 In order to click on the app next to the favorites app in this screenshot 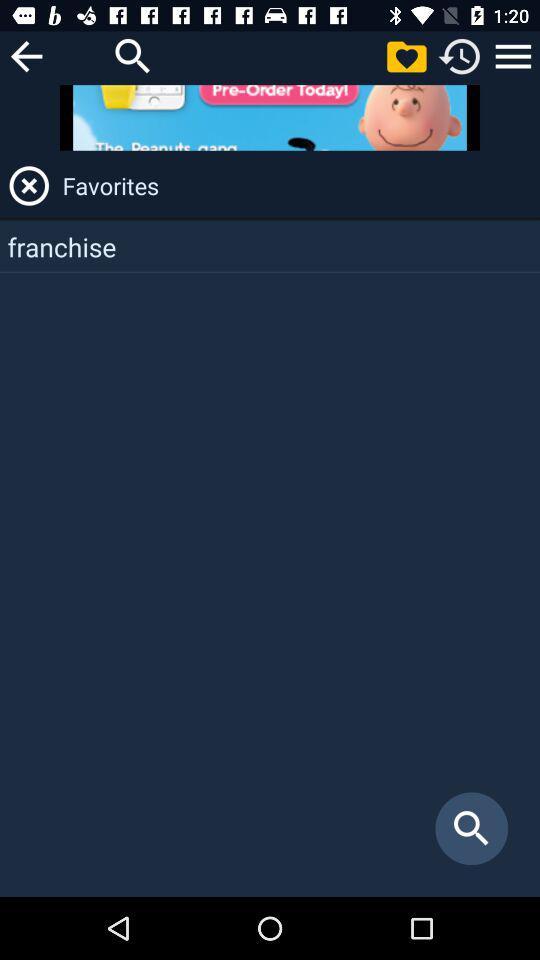, I will do `click(28, 186)`.